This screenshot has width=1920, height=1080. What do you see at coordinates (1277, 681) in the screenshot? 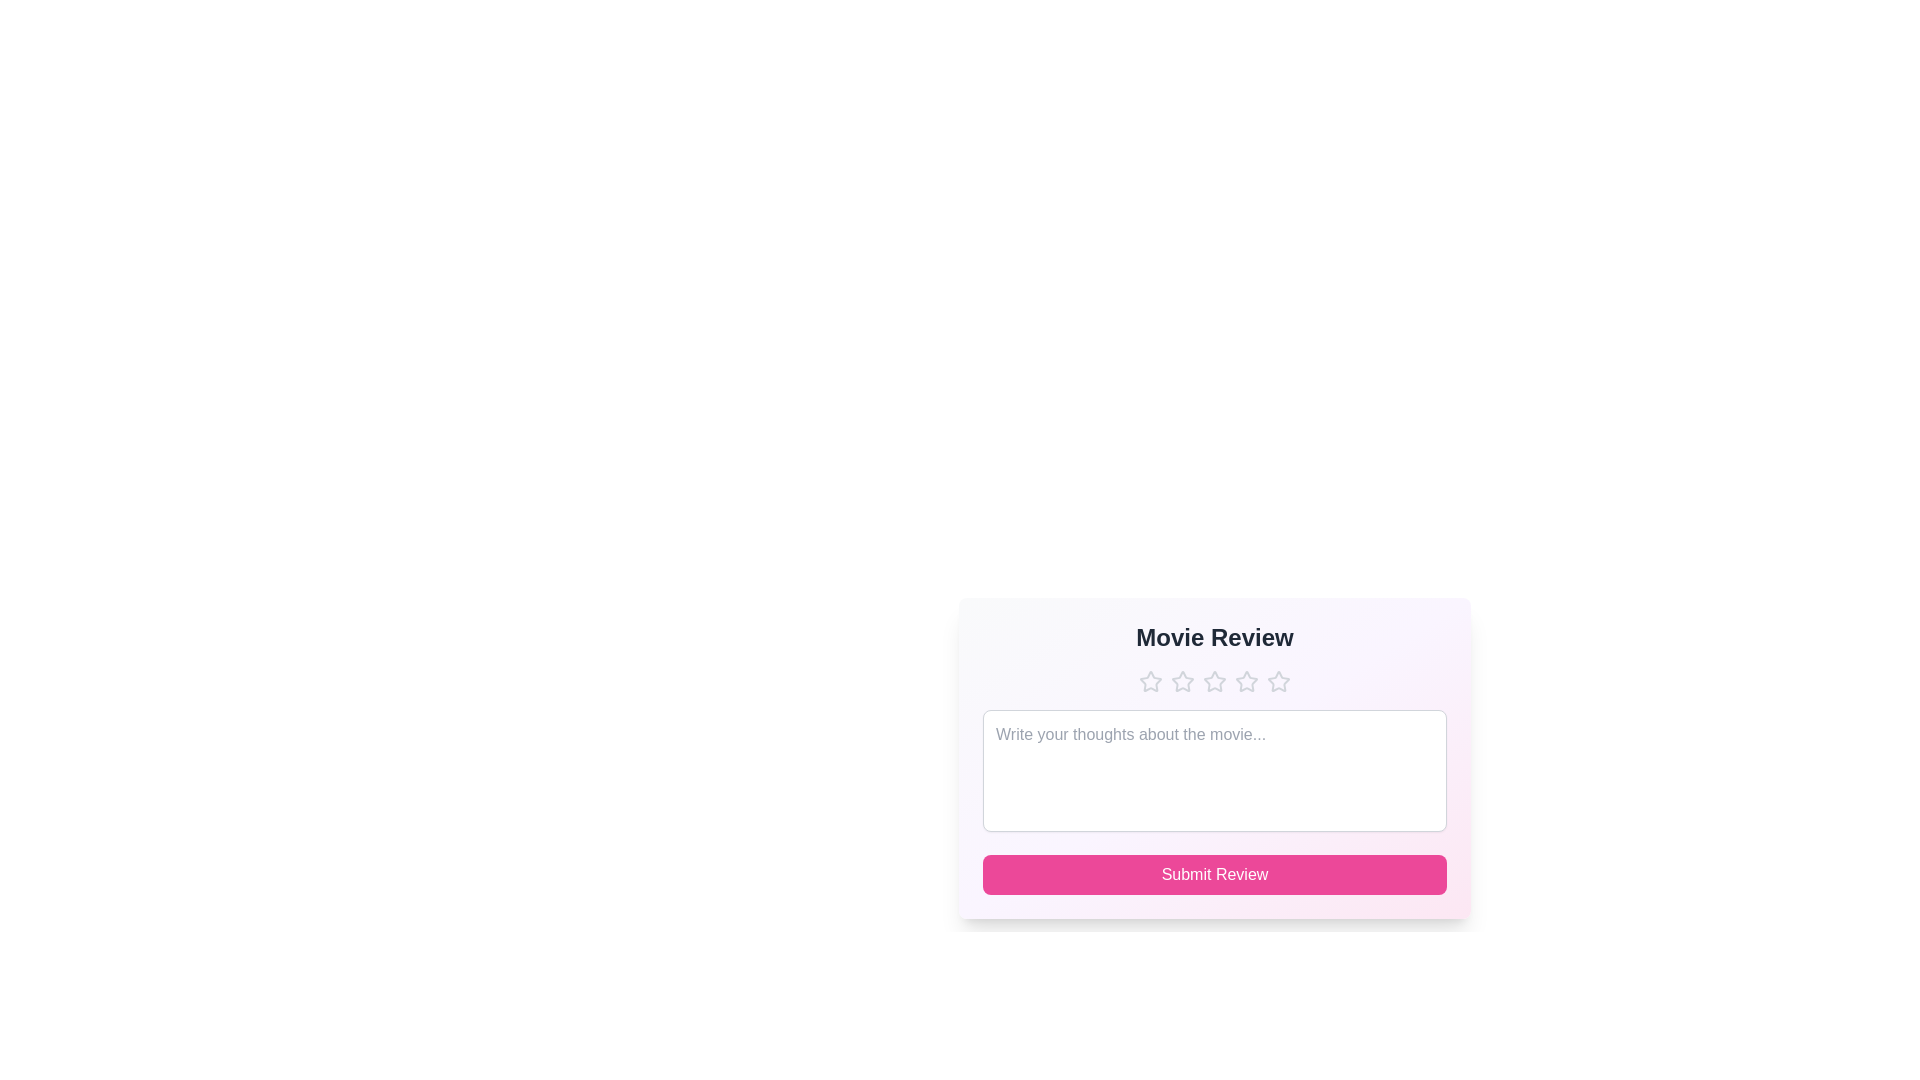
I see `the star icon to set the rating to 5` at bounding box center [1277, 681].